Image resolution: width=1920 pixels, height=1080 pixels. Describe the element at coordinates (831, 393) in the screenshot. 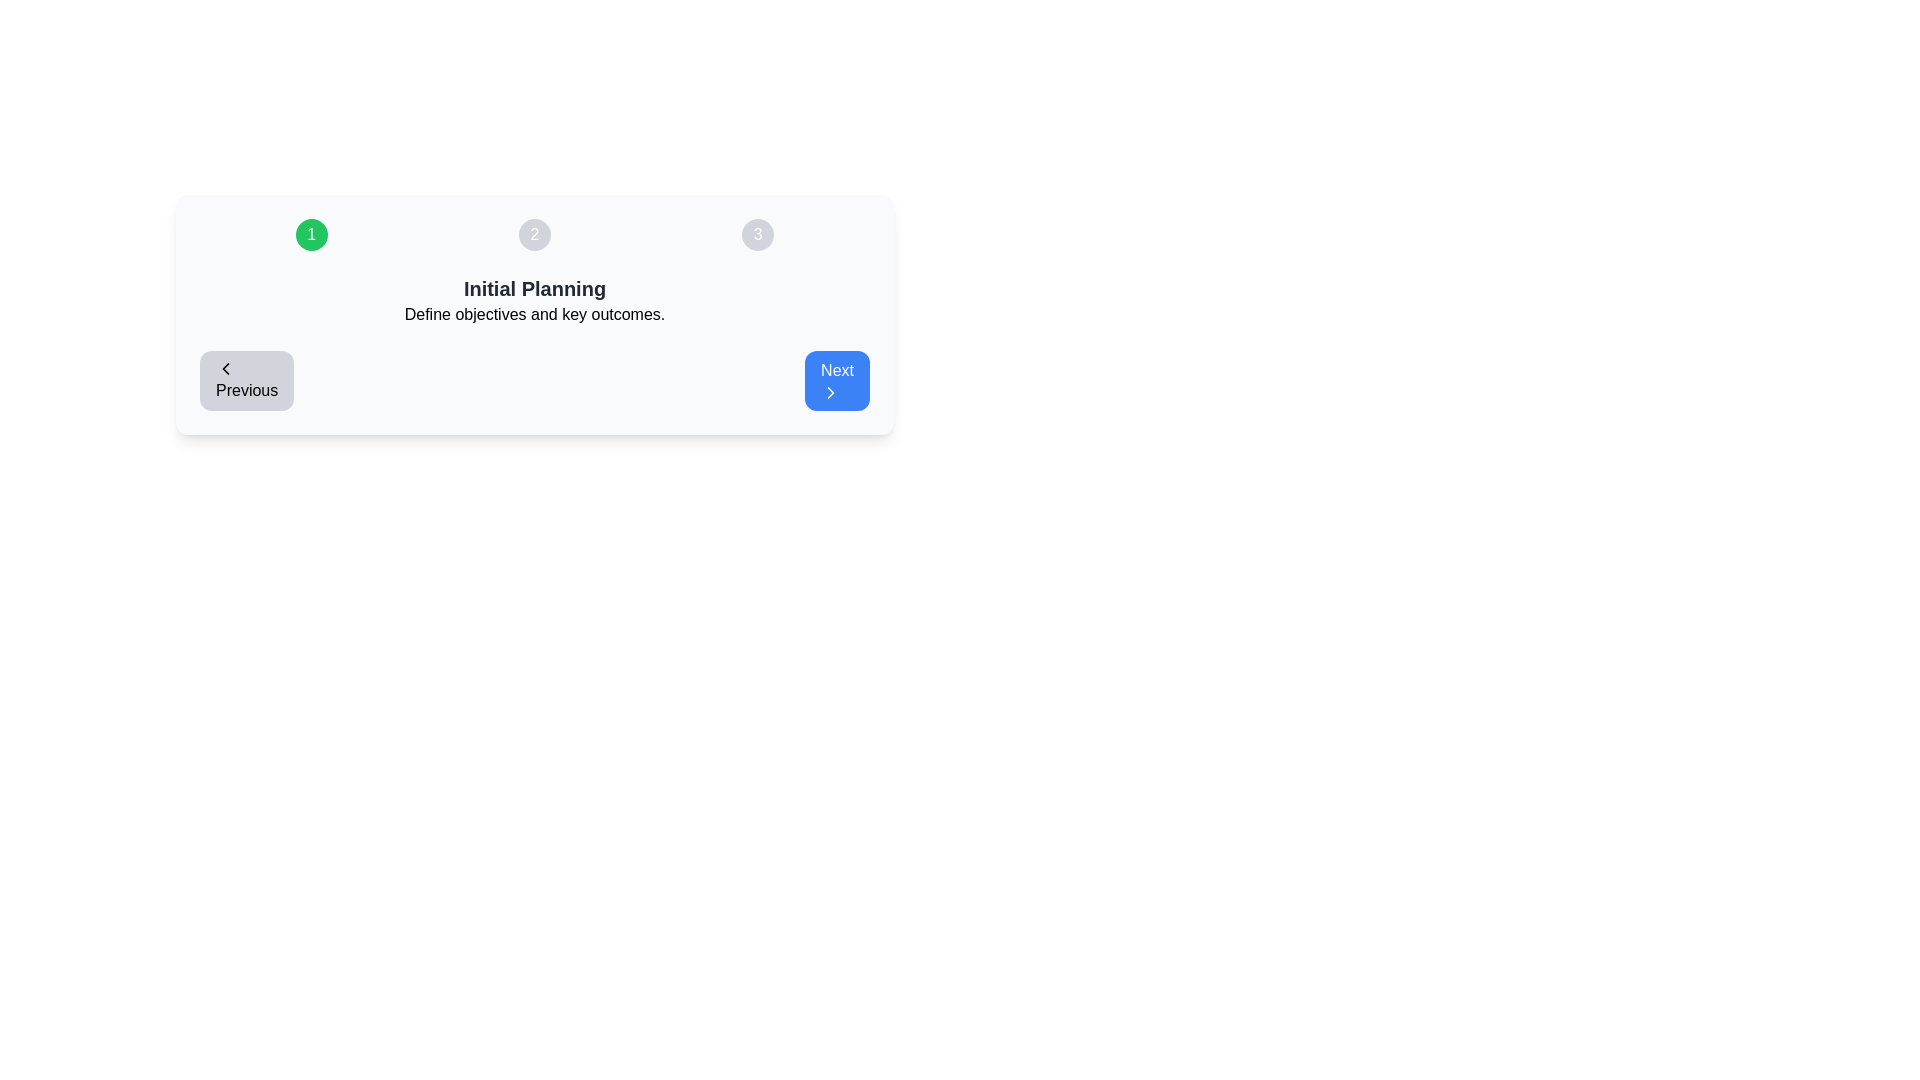

I see `the chevron-shaped graphical icon within the 'Next' button located at the bottom-right corner of the main frame` at that location.